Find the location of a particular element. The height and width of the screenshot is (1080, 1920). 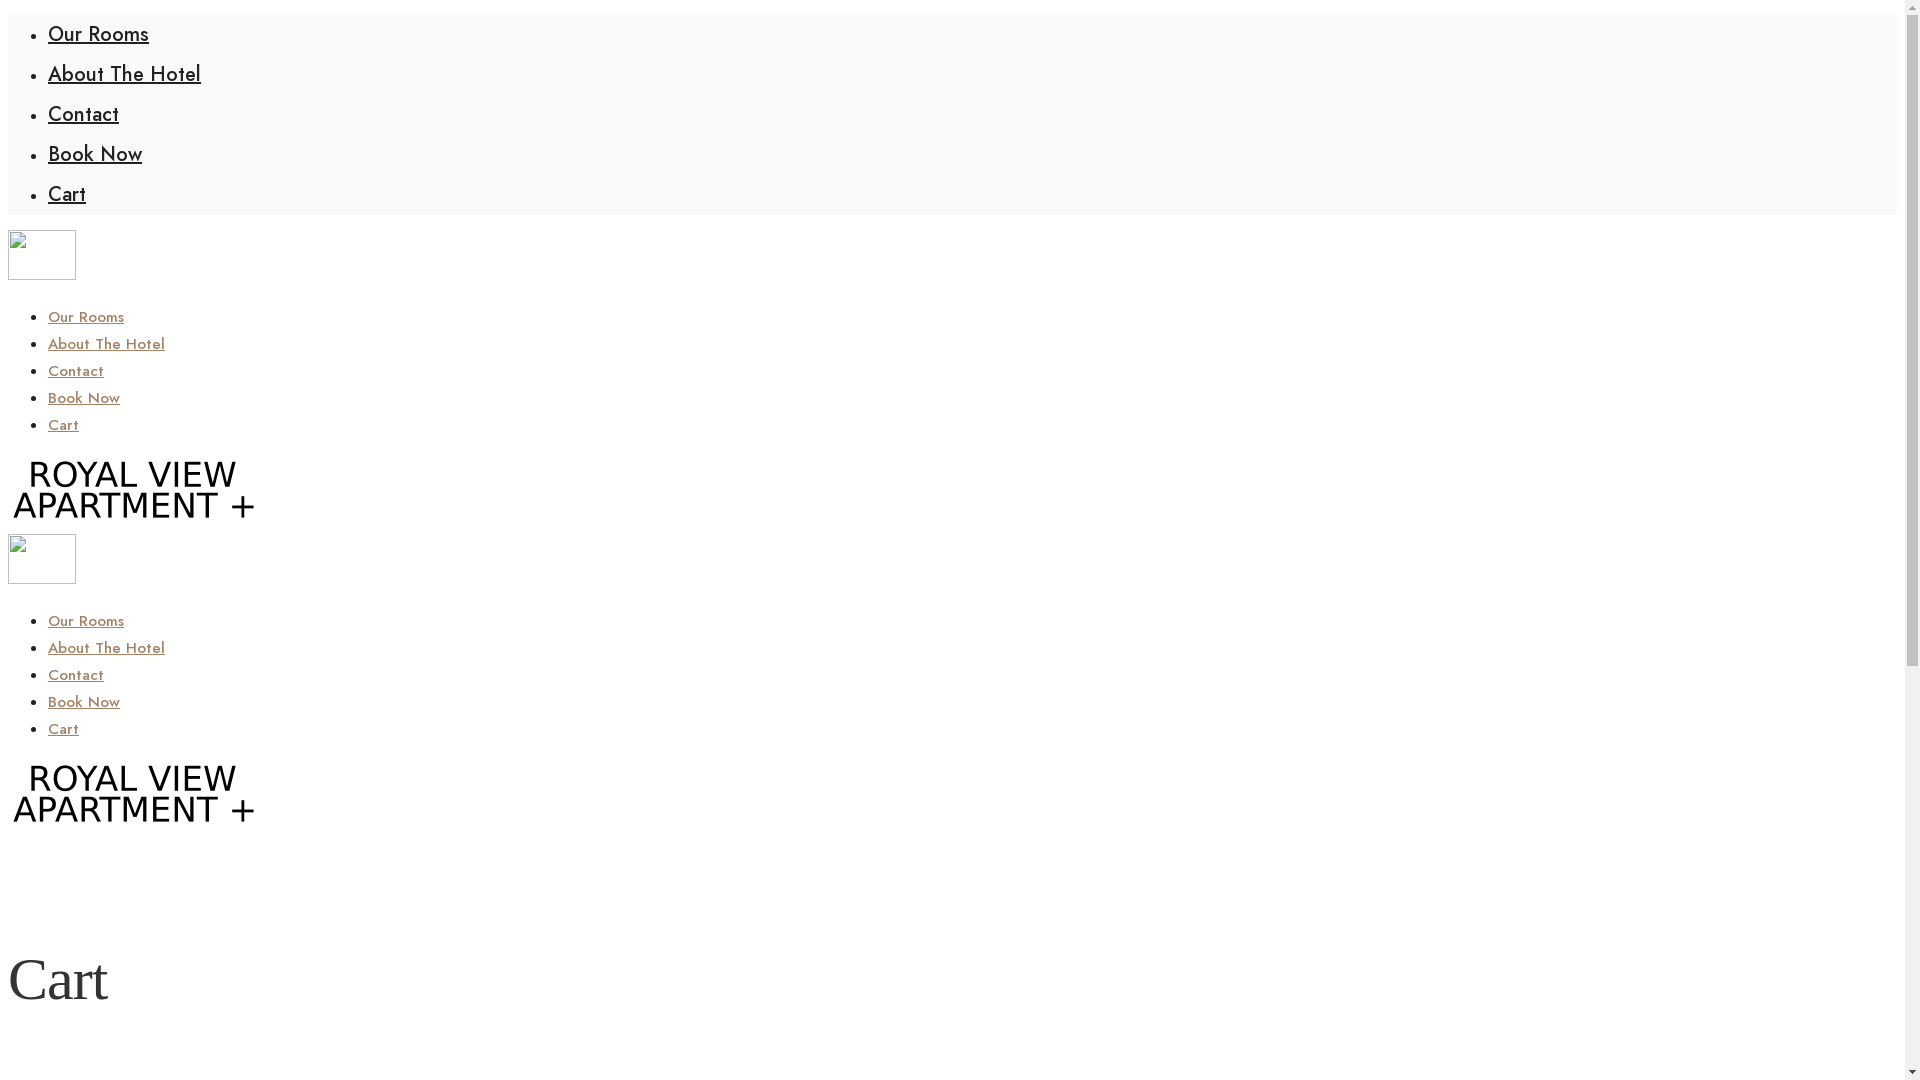

'About The Hotel' is located at coordinates (105, 648).